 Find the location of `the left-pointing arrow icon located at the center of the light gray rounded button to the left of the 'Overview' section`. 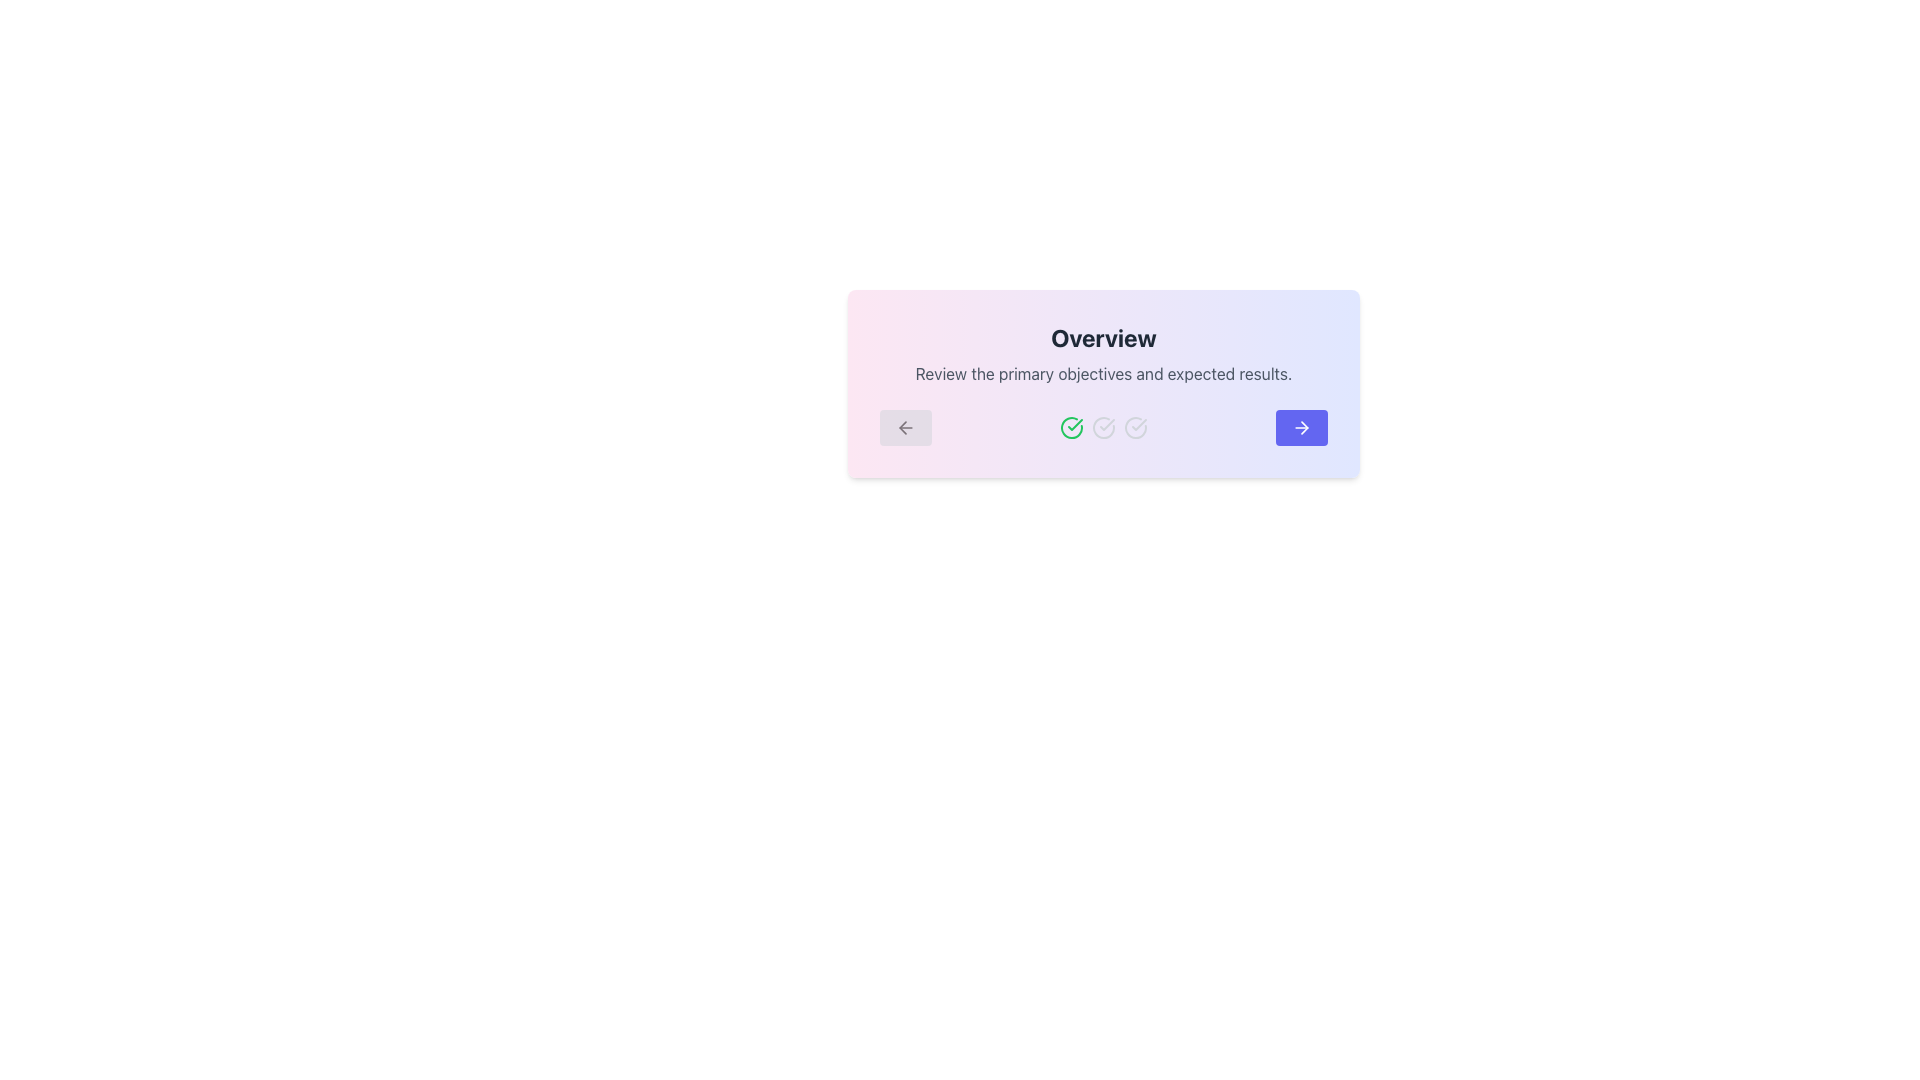

the left-pointing arrow icon located at the center of the light gray rounded button to the left of the 'Overview' section is located at coordinates (905, 427).